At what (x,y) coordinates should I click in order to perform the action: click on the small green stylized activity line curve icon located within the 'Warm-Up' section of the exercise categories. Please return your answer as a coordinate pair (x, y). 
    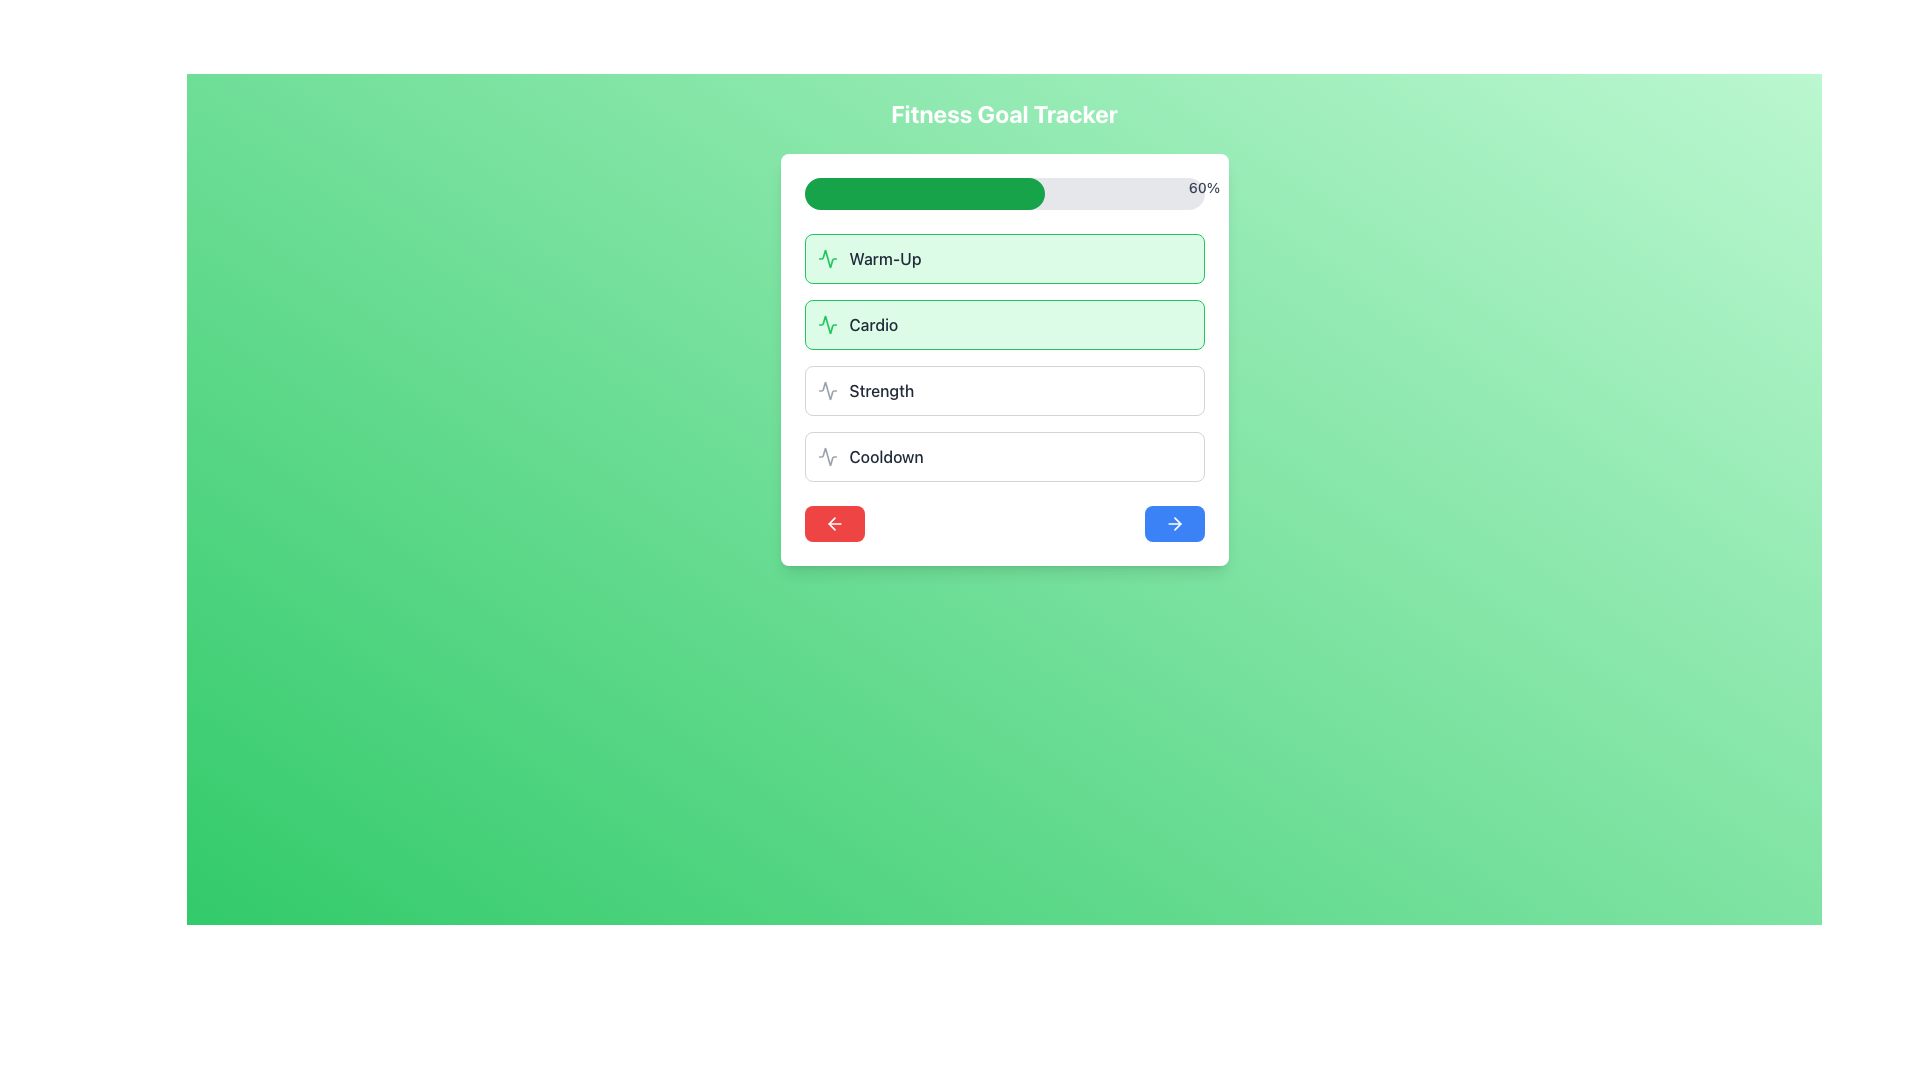
    Looking at the image, I should click on (827, 257).